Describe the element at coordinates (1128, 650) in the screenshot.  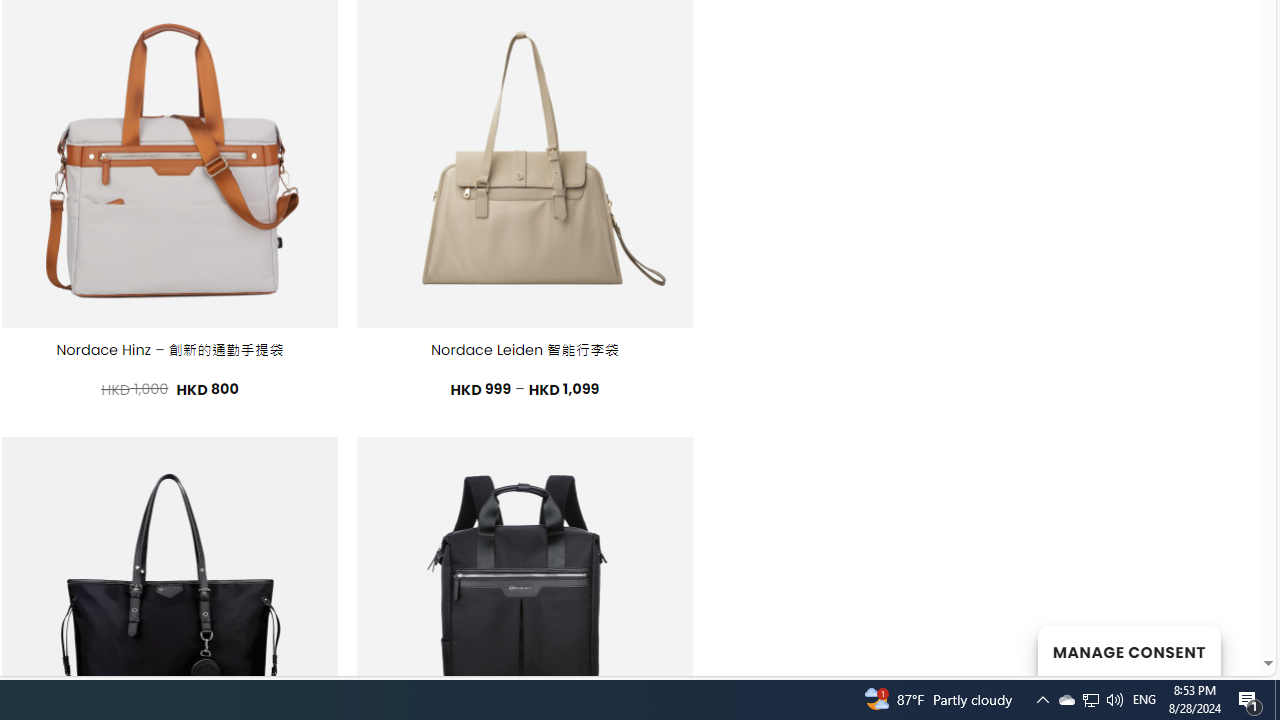
I see `'MANAGE CONSENT'` at that location.